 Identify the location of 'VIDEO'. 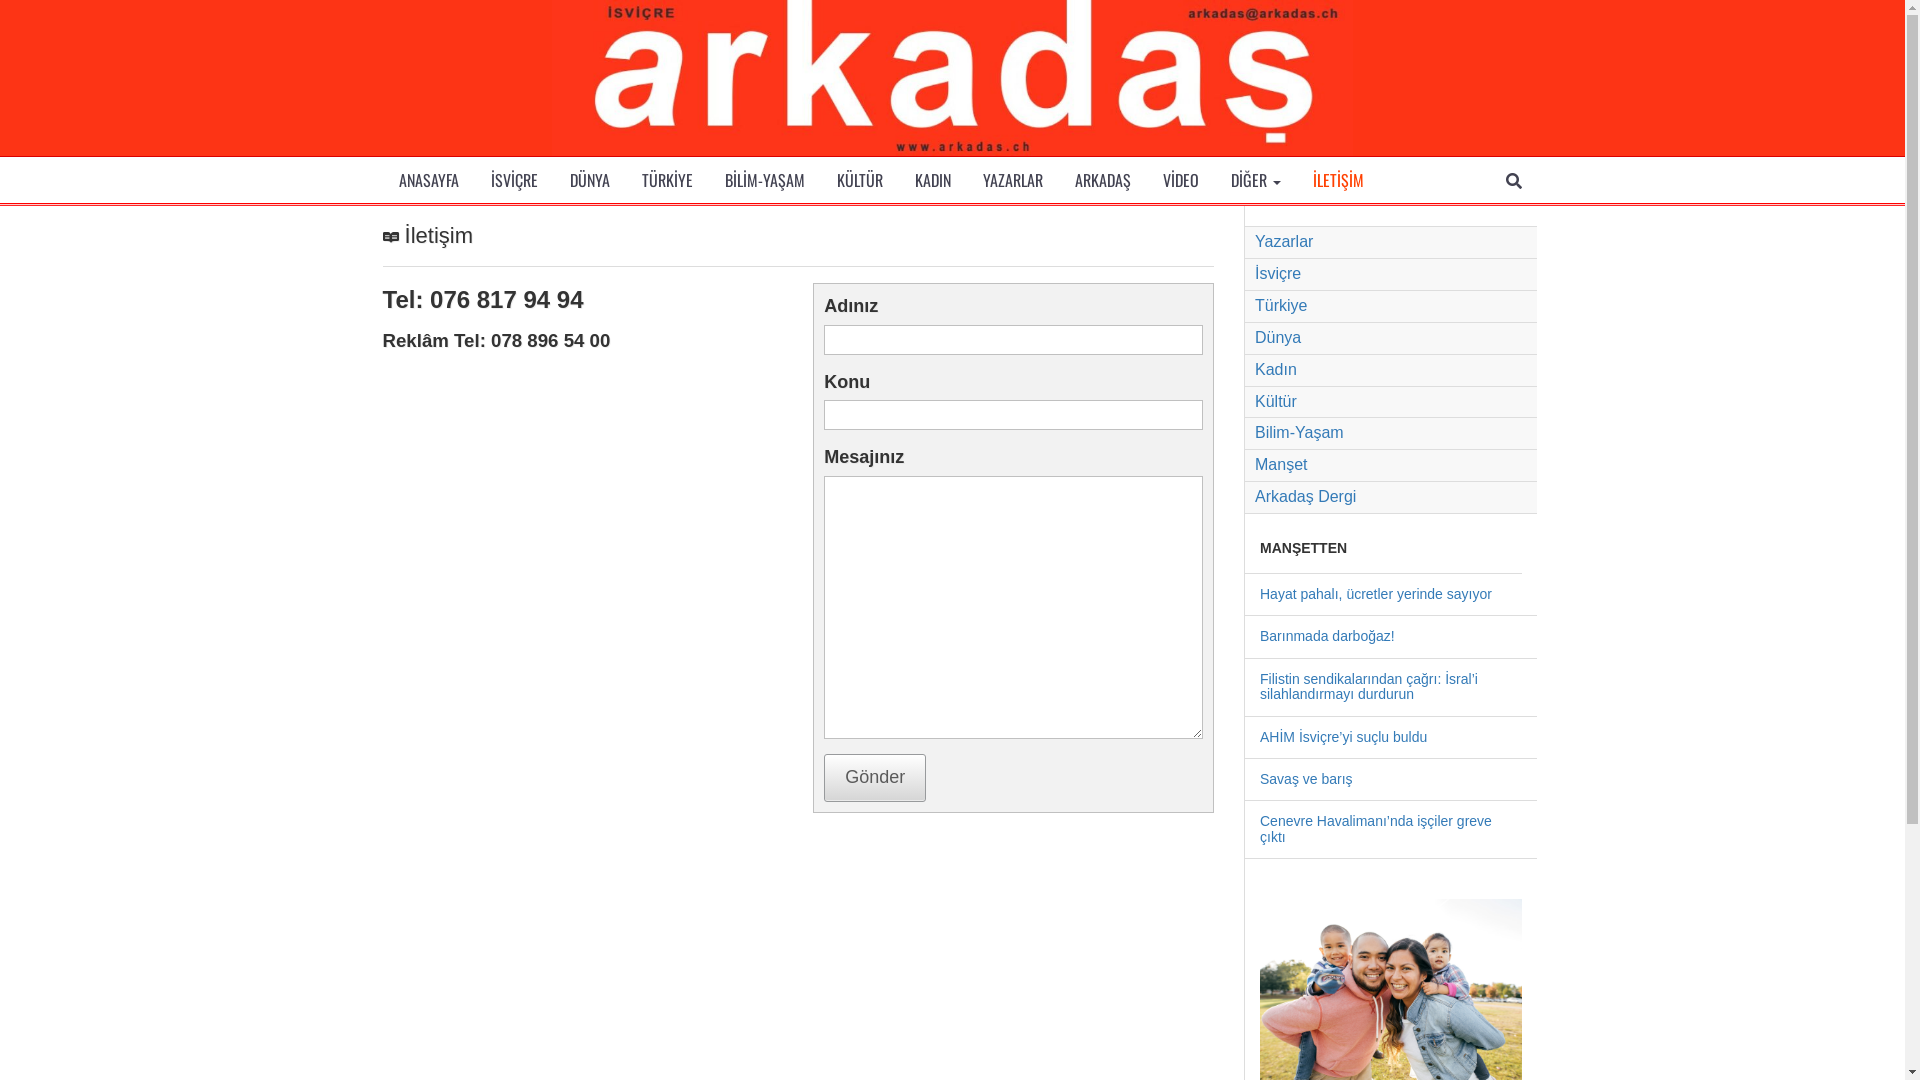
(1180, 180).